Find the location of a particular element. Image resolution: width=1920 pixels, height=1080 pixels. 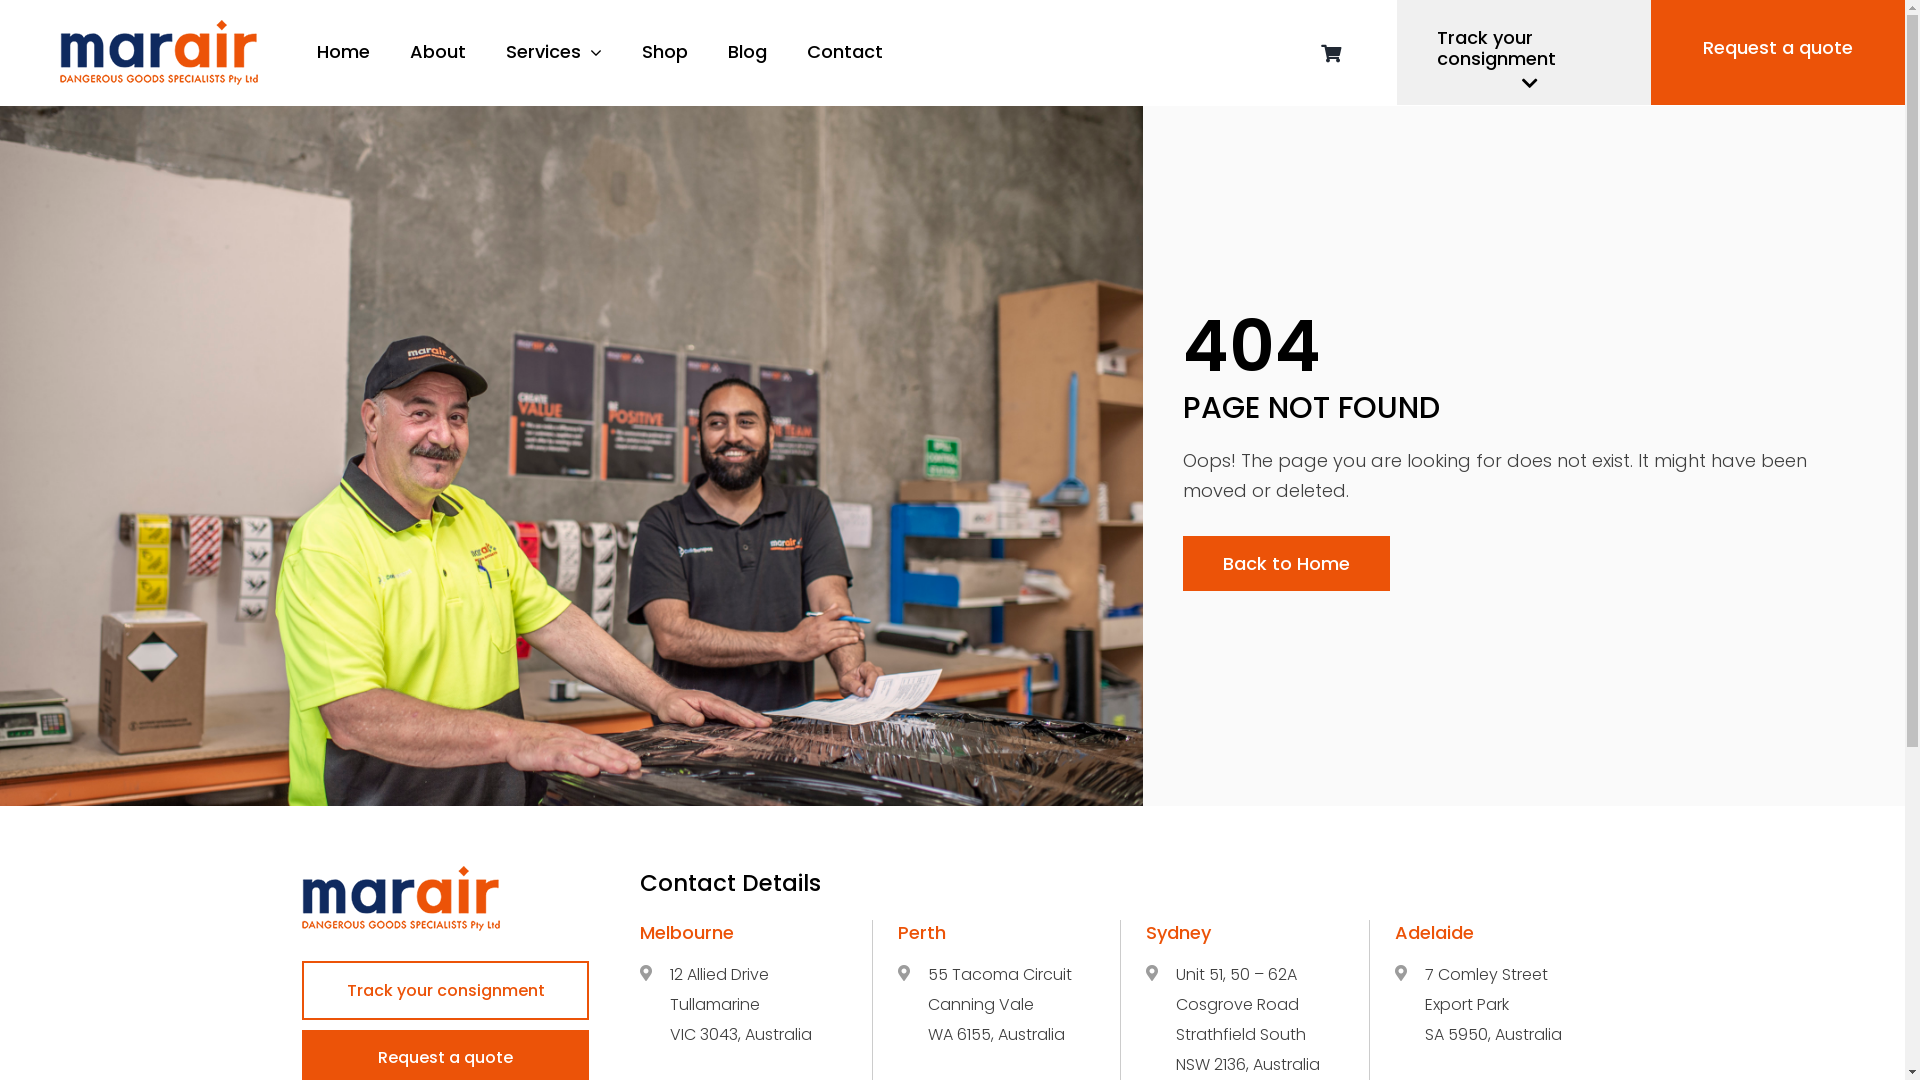

'Blog' is located at coordinates (746, 51).